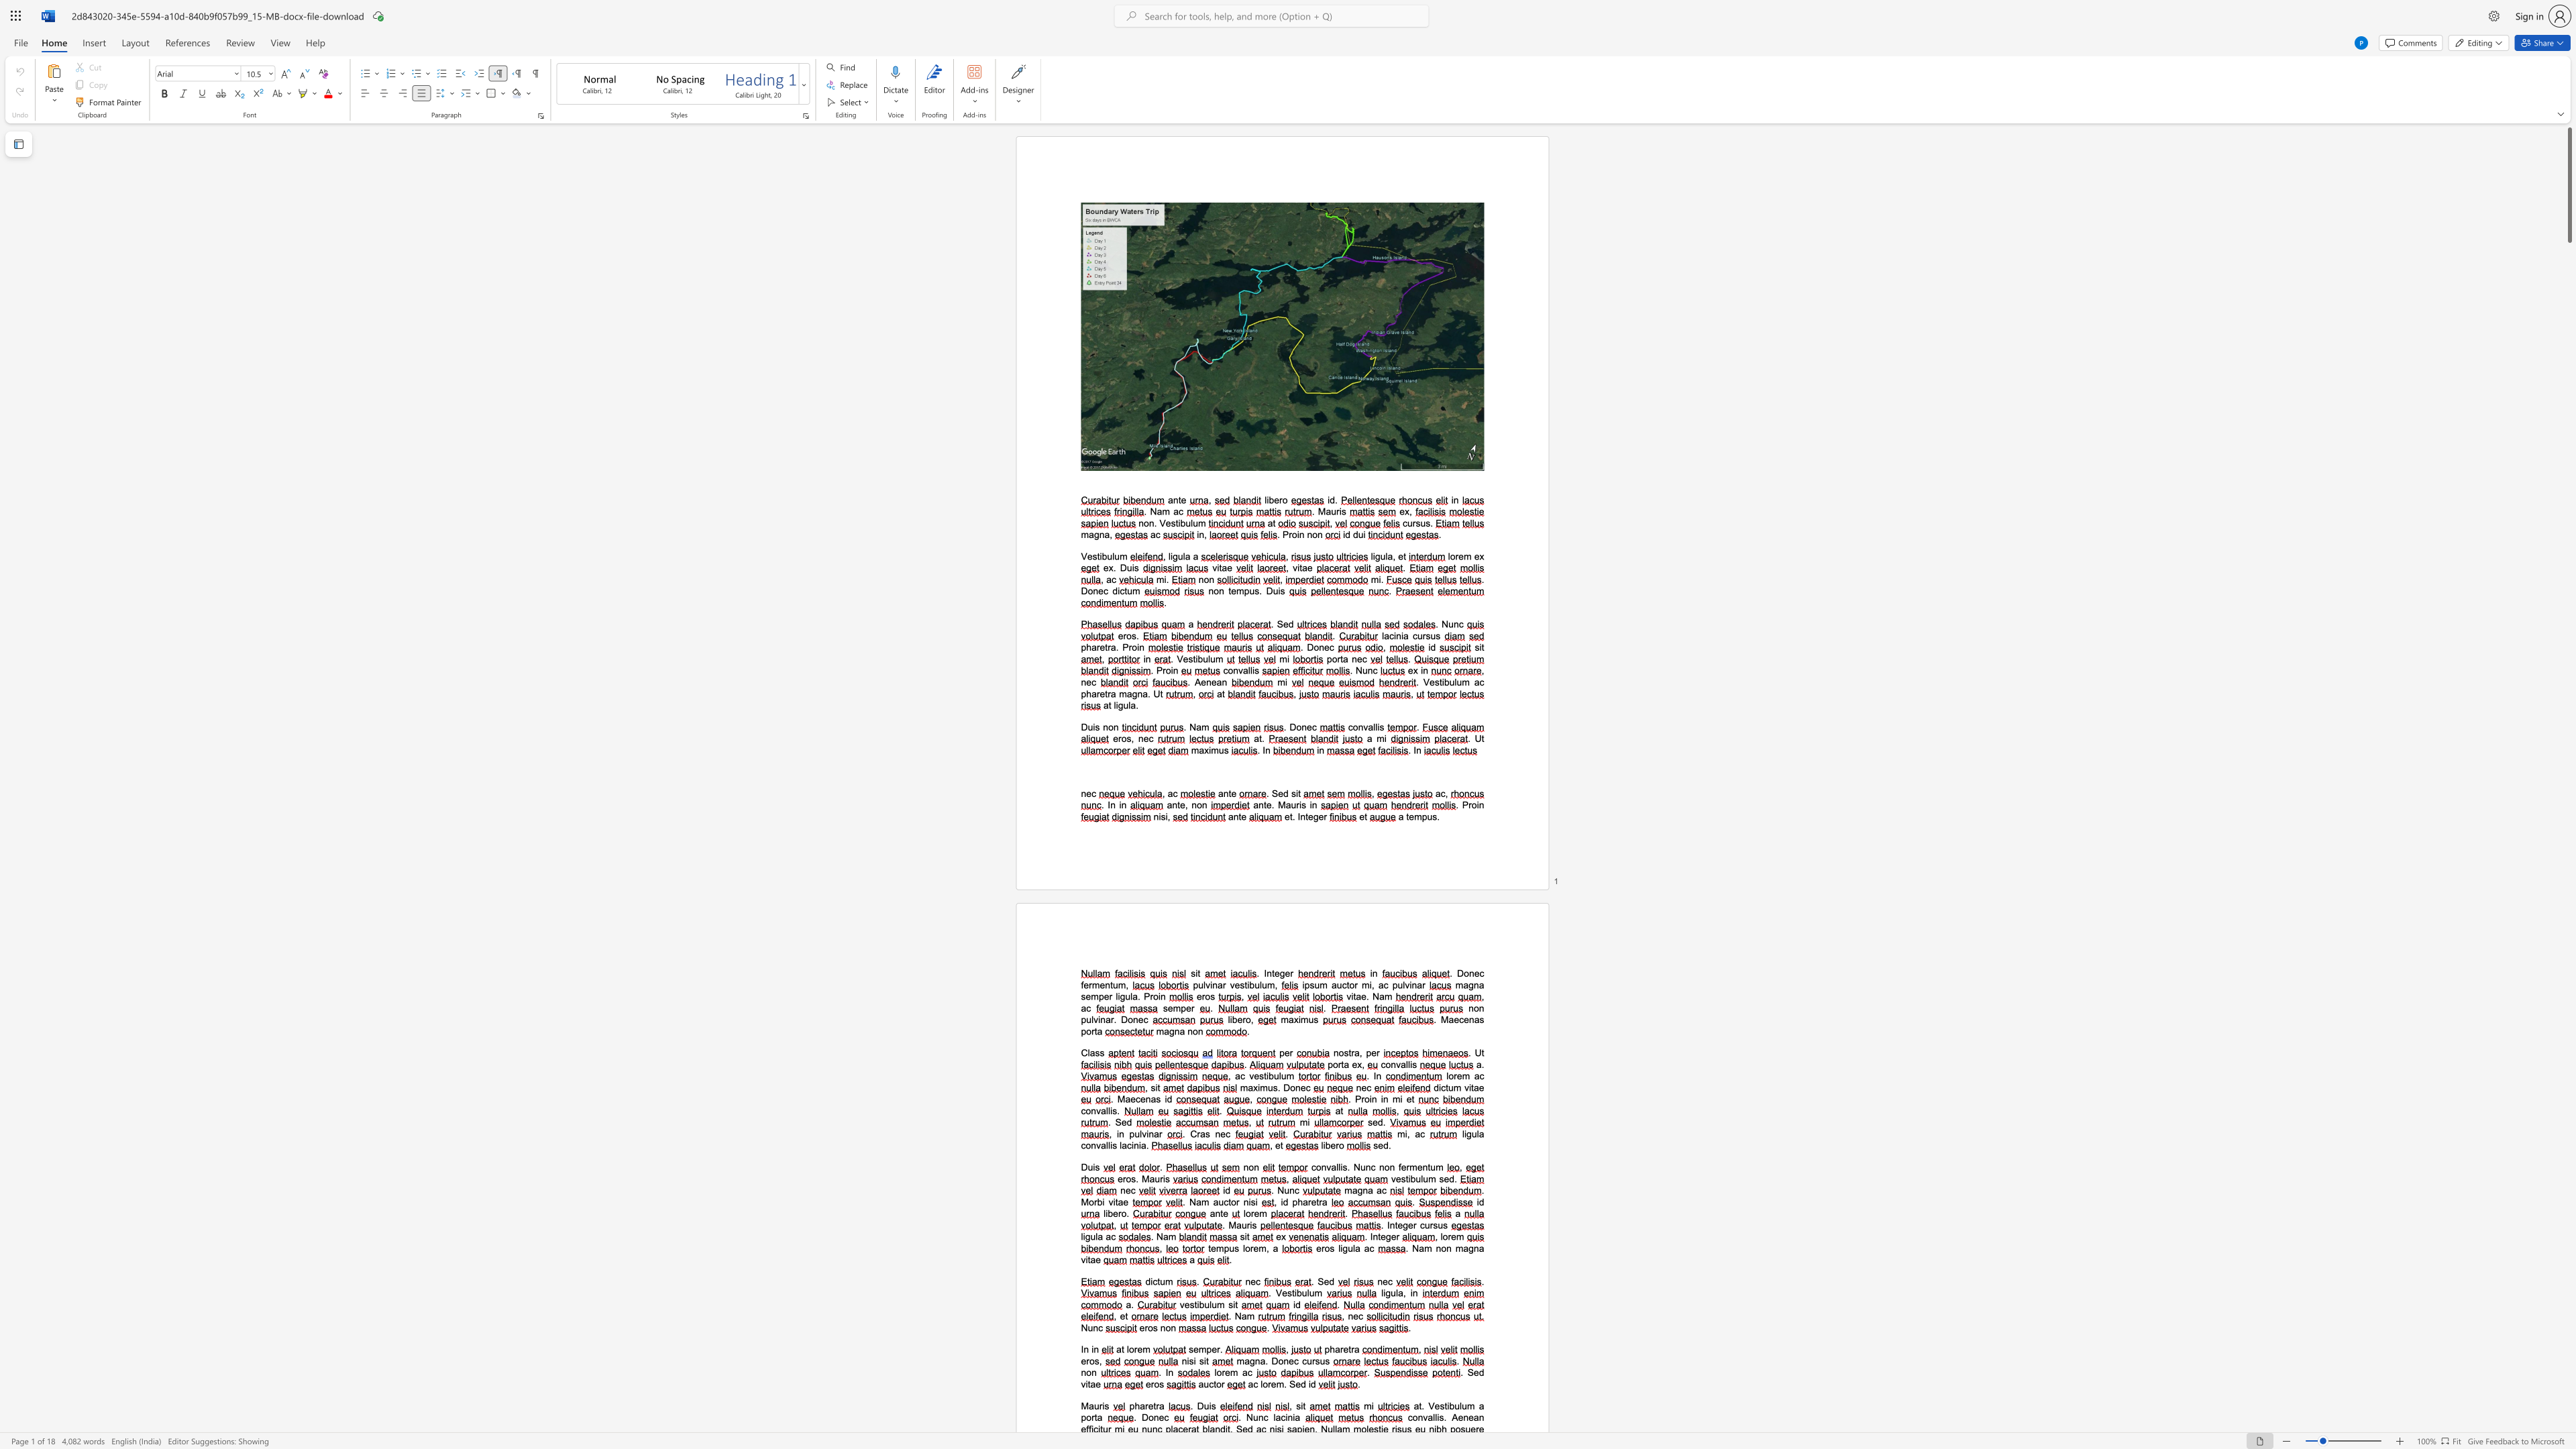 This screenshot has height=1449, width=2576. What do you see at coordinates (1085, 996) in the screenshot?
I see `the space between the continuous character "s" and "e" in the text` at bounding box center [1085, 996].